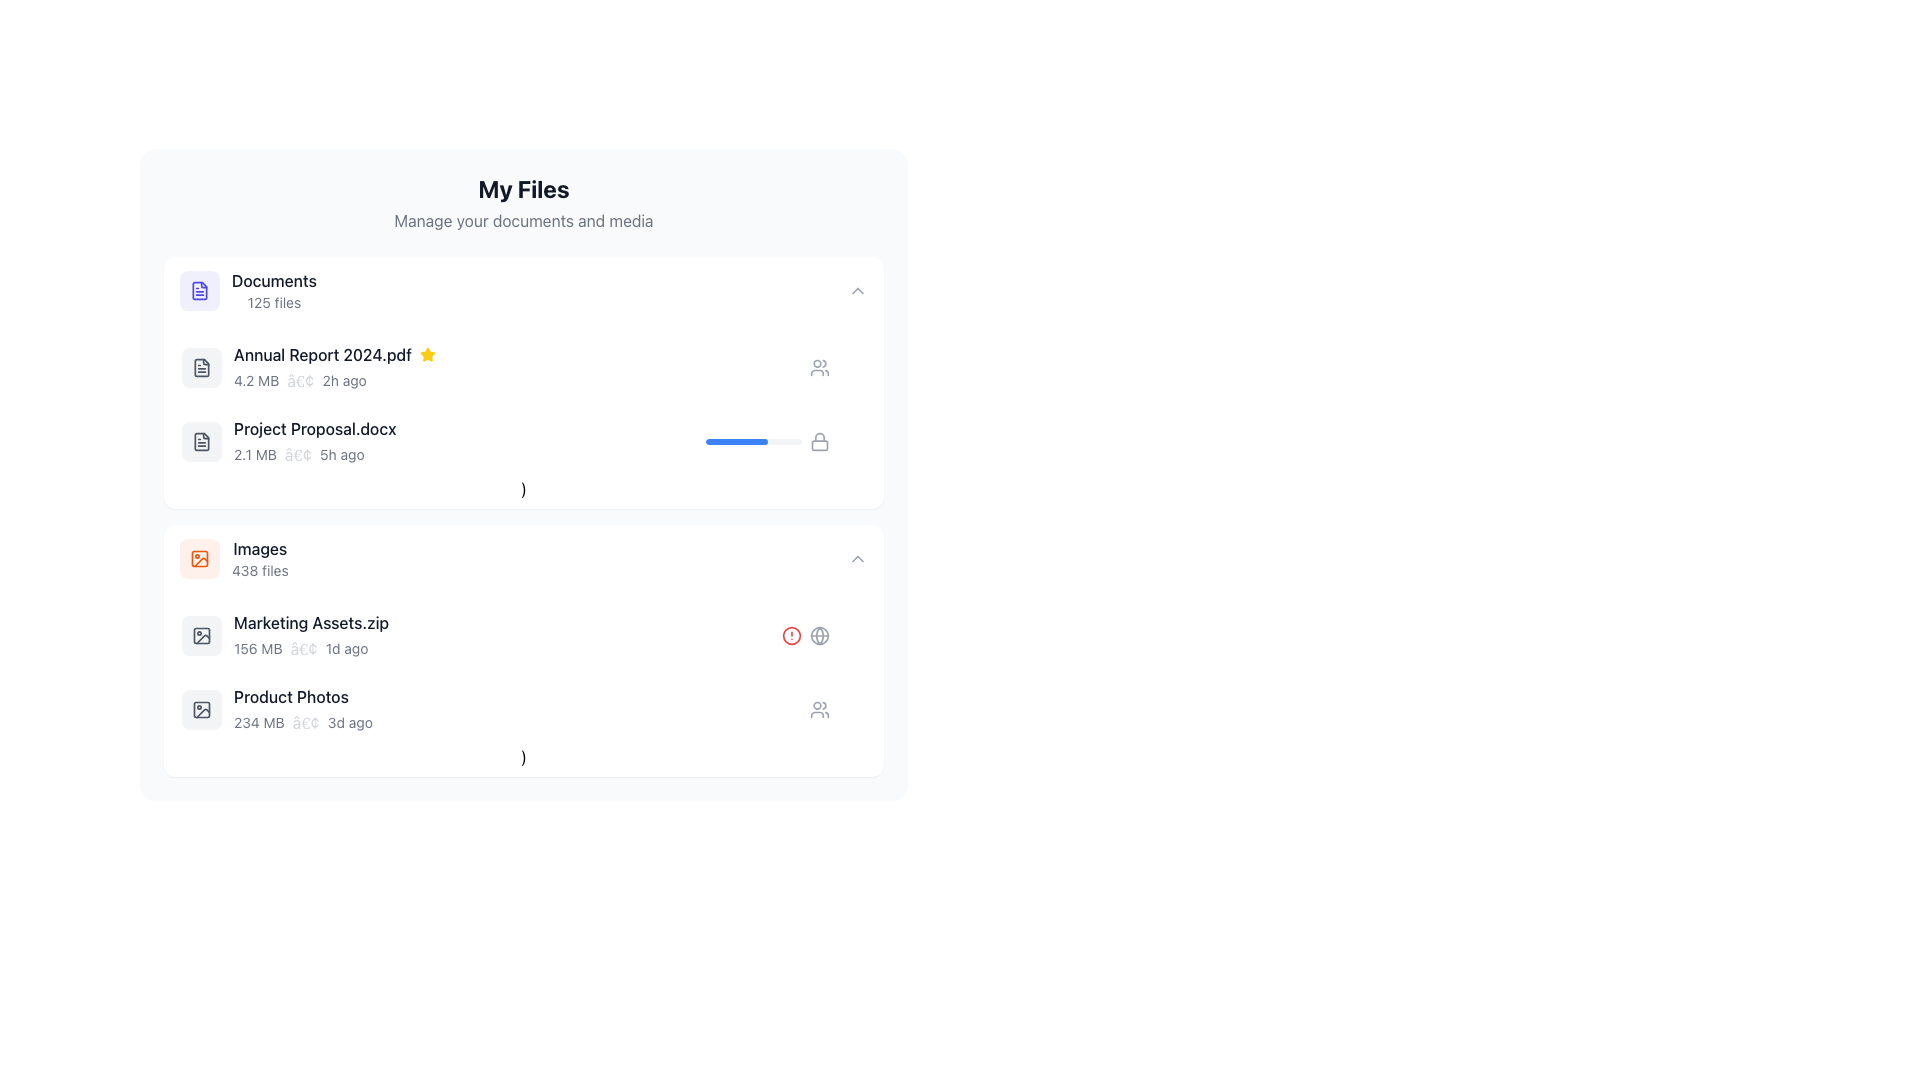  Describe the element at coordinates (820, 443) in the screenshot. I see `the small rectangular shape with rounded corners that is part of the lock icon associated with the 'Project Proposal.docx' entry, located to the right of the blue progress bar` at that location.